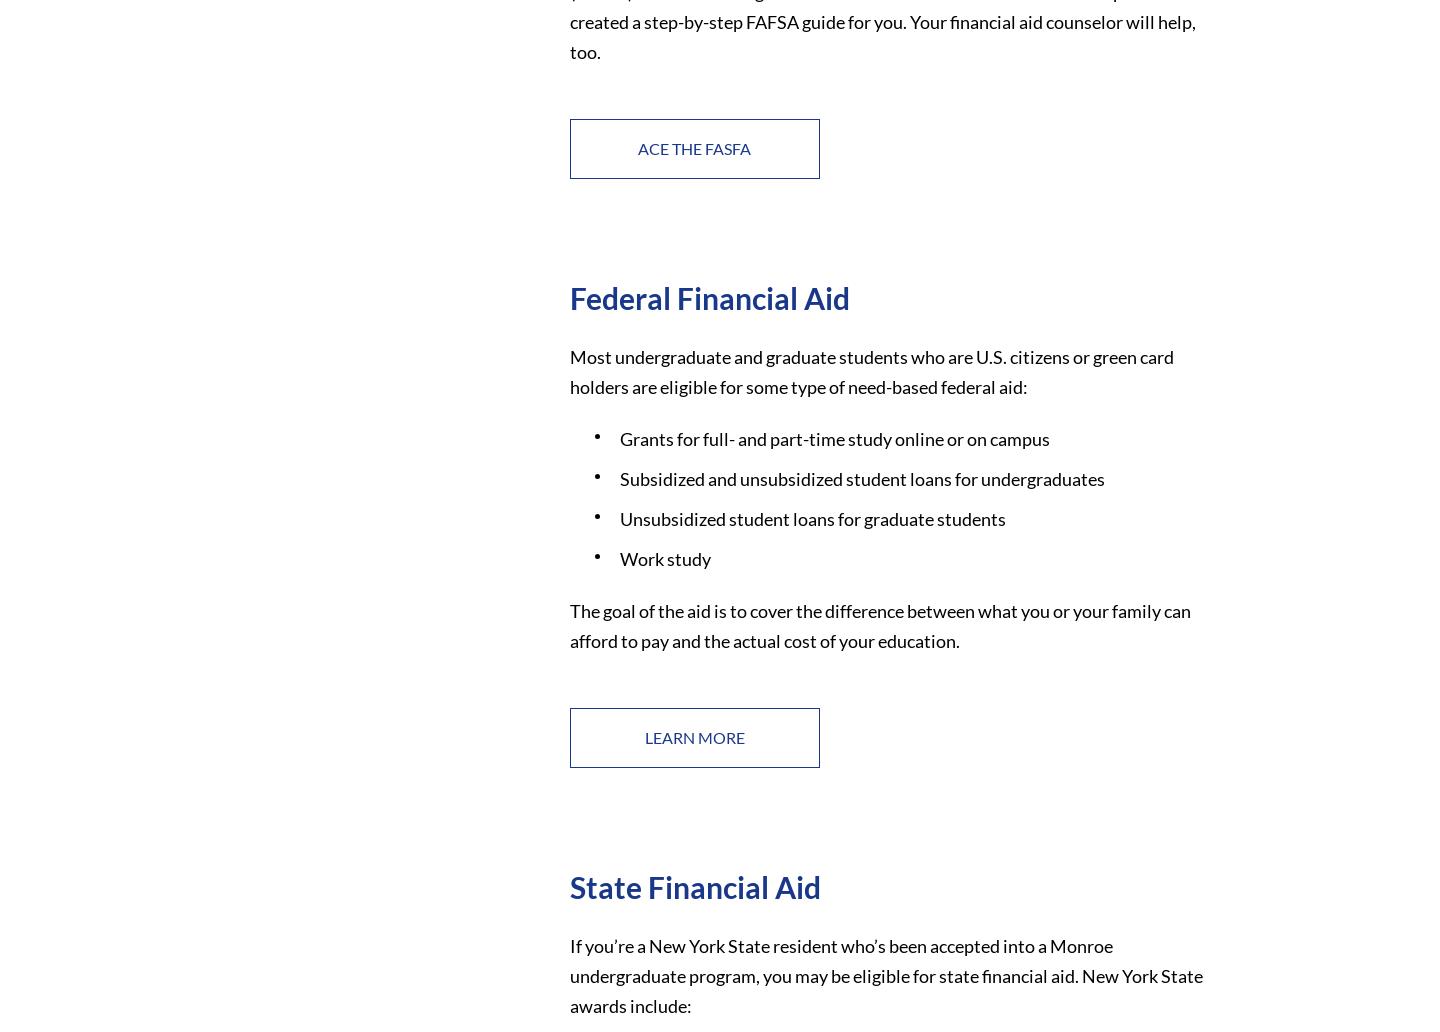 The image size is (1440, 1032). What do you see at coordinates (693, 735) in the screenshot?
I see `'Learn More'` at bounding box center [693, 735].